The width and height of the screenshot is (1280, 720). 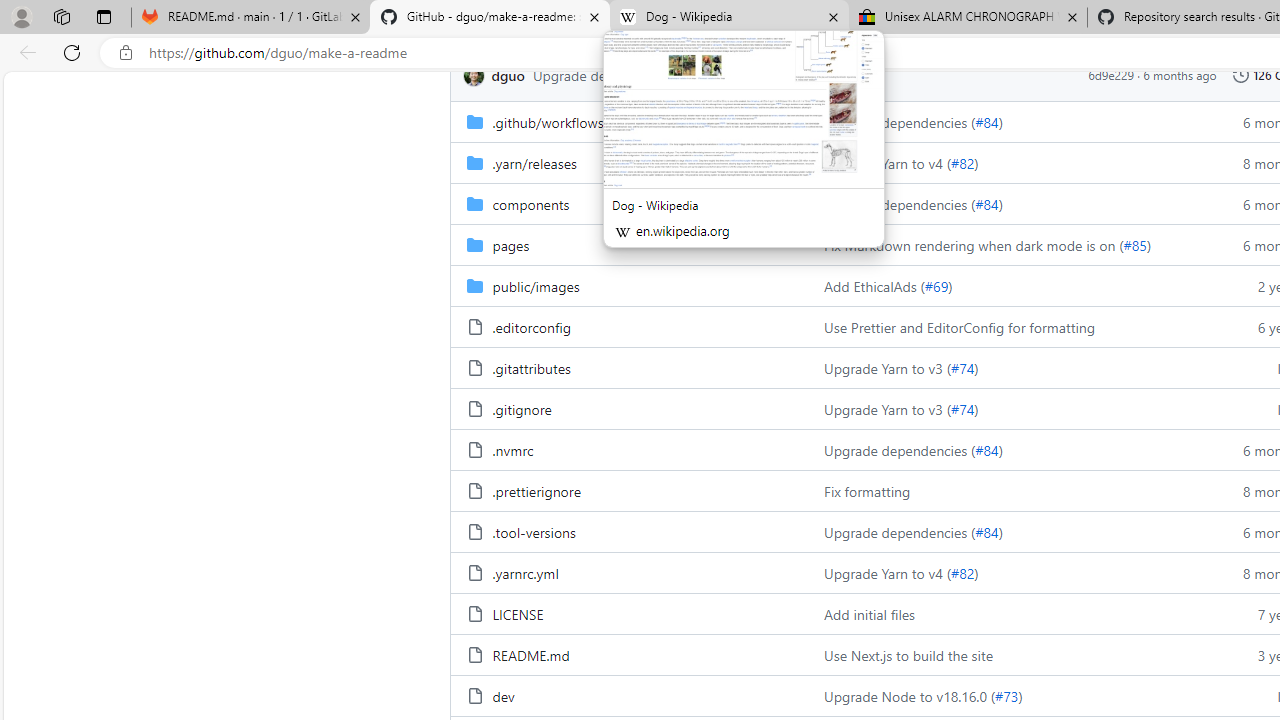 I want to click on '.yarnrc.yml, (File)', so click(x=525, y=573).